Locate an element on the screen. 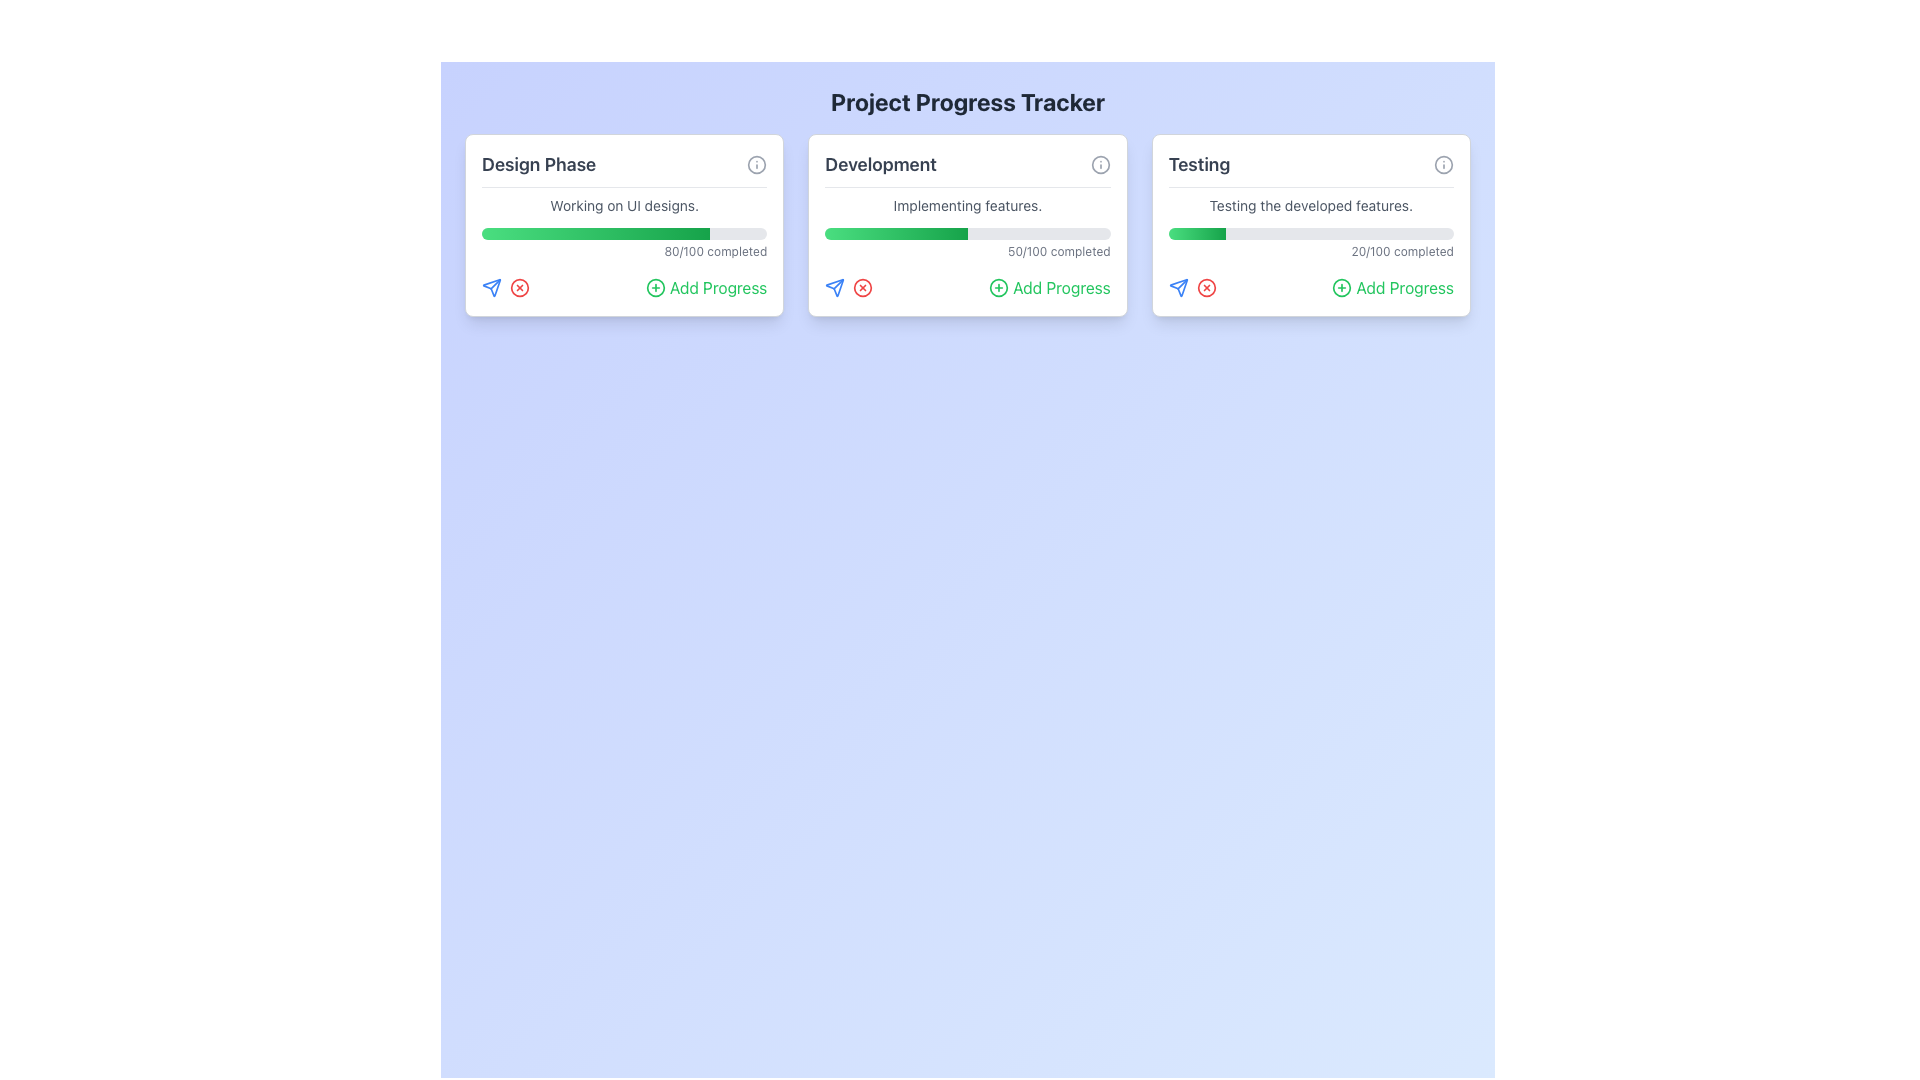  the progress value is located at coordinates (1170, 233).